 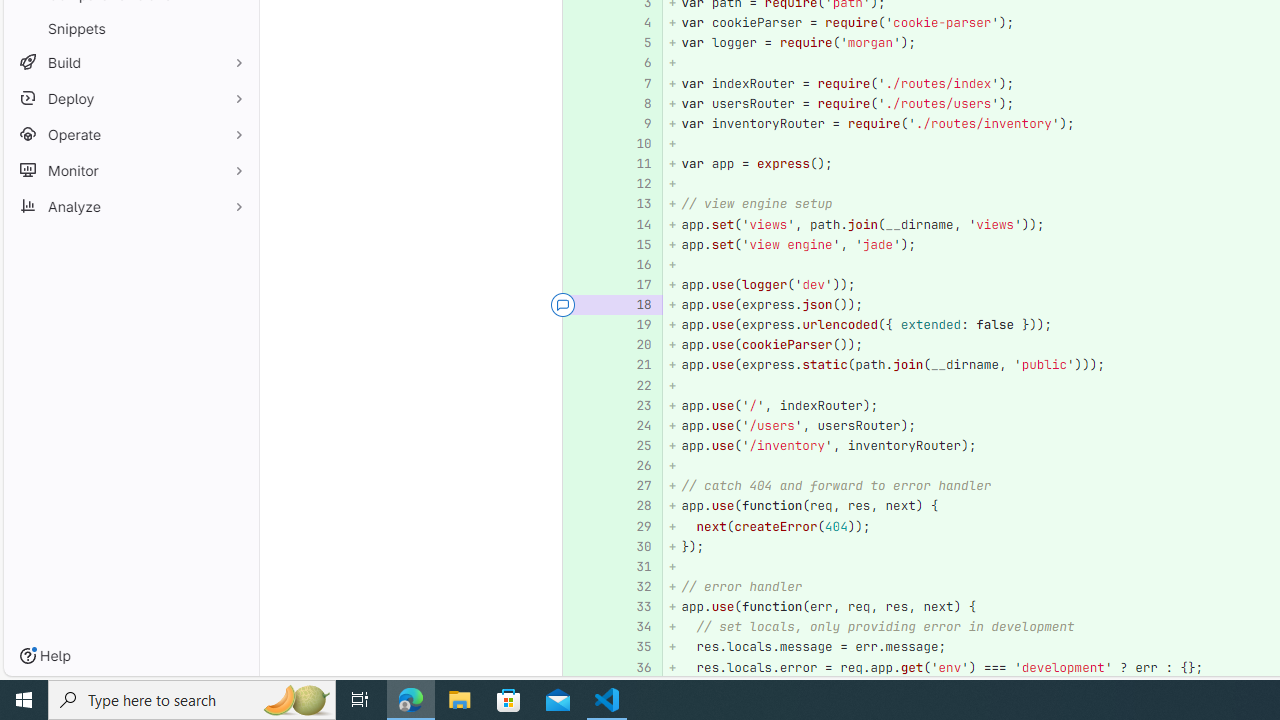 I want to click on 'Operate', so click(x=130, y=134).